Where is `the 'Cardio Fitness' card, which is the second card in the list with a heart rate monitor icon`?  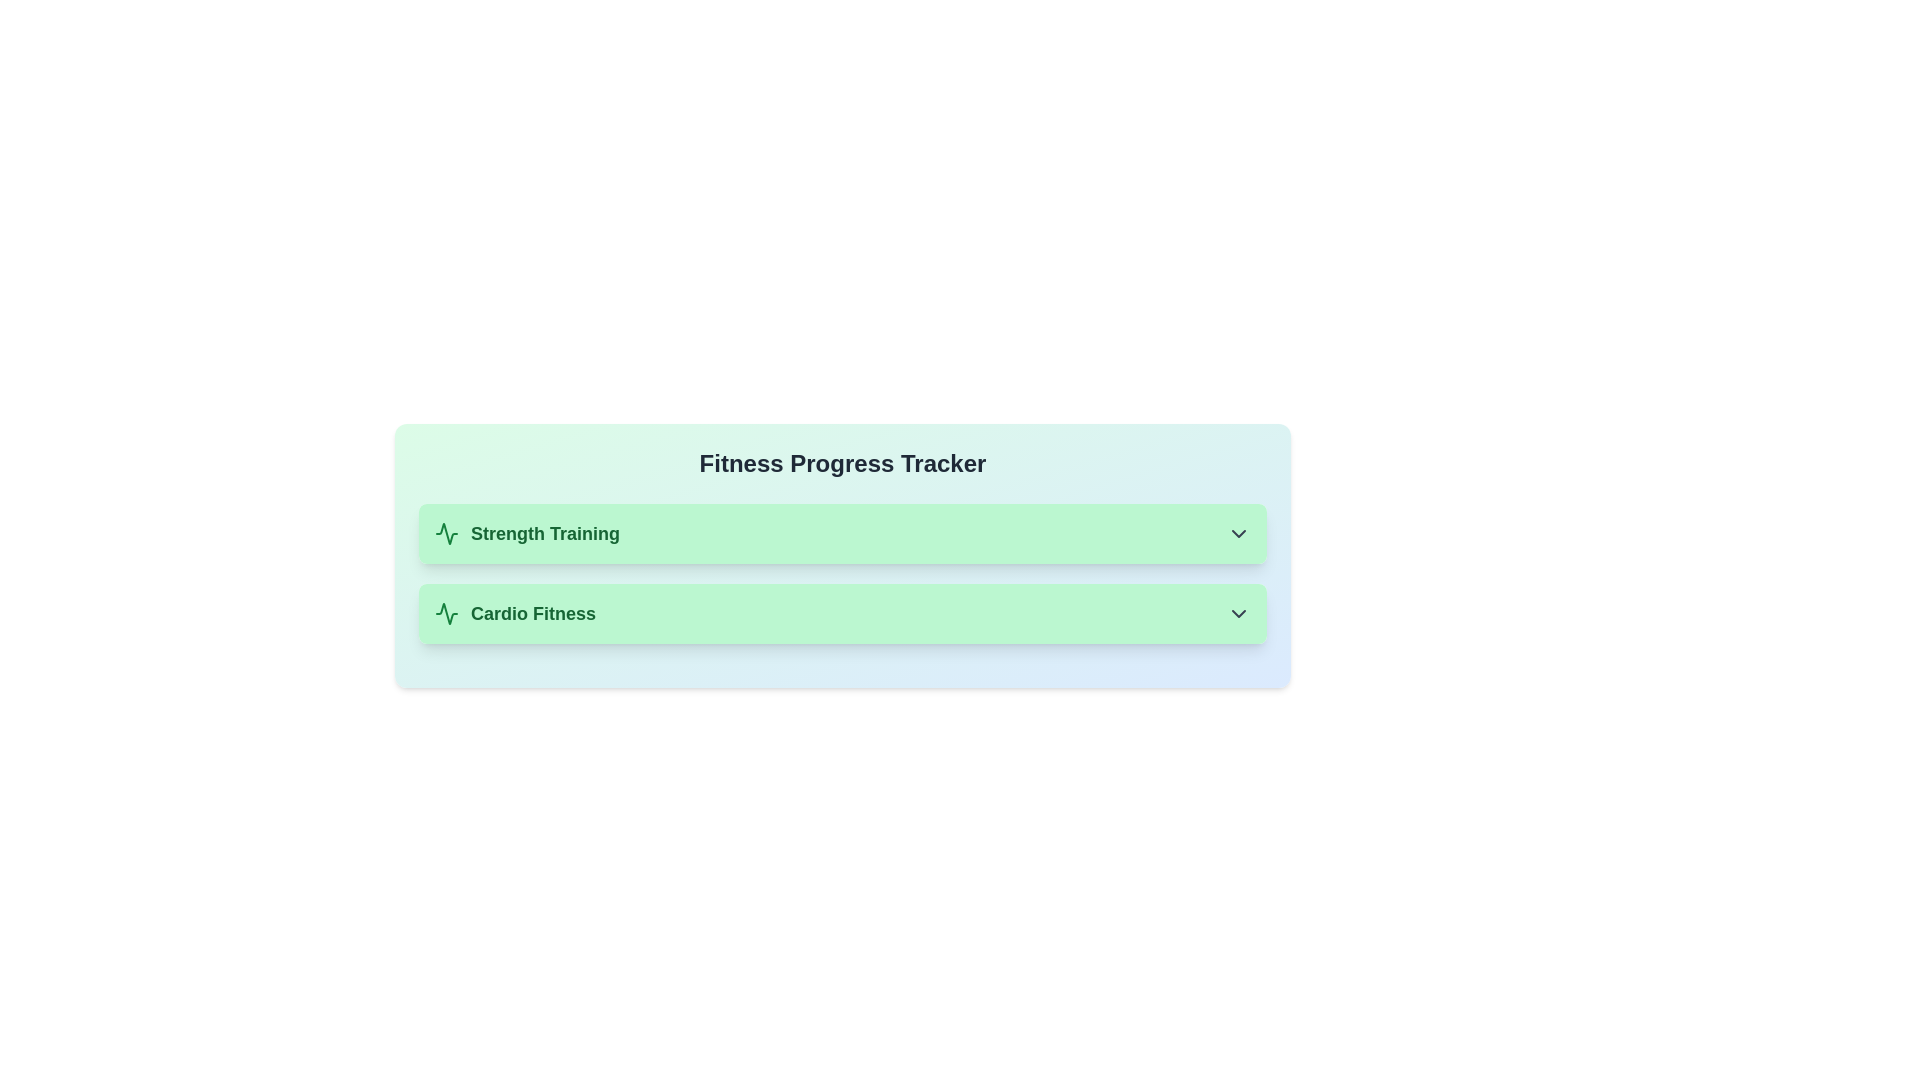 the 'Cardio Fitness' card, which is the second card in the list with a heart rate monitor icon is located at coordinates (843, 612).